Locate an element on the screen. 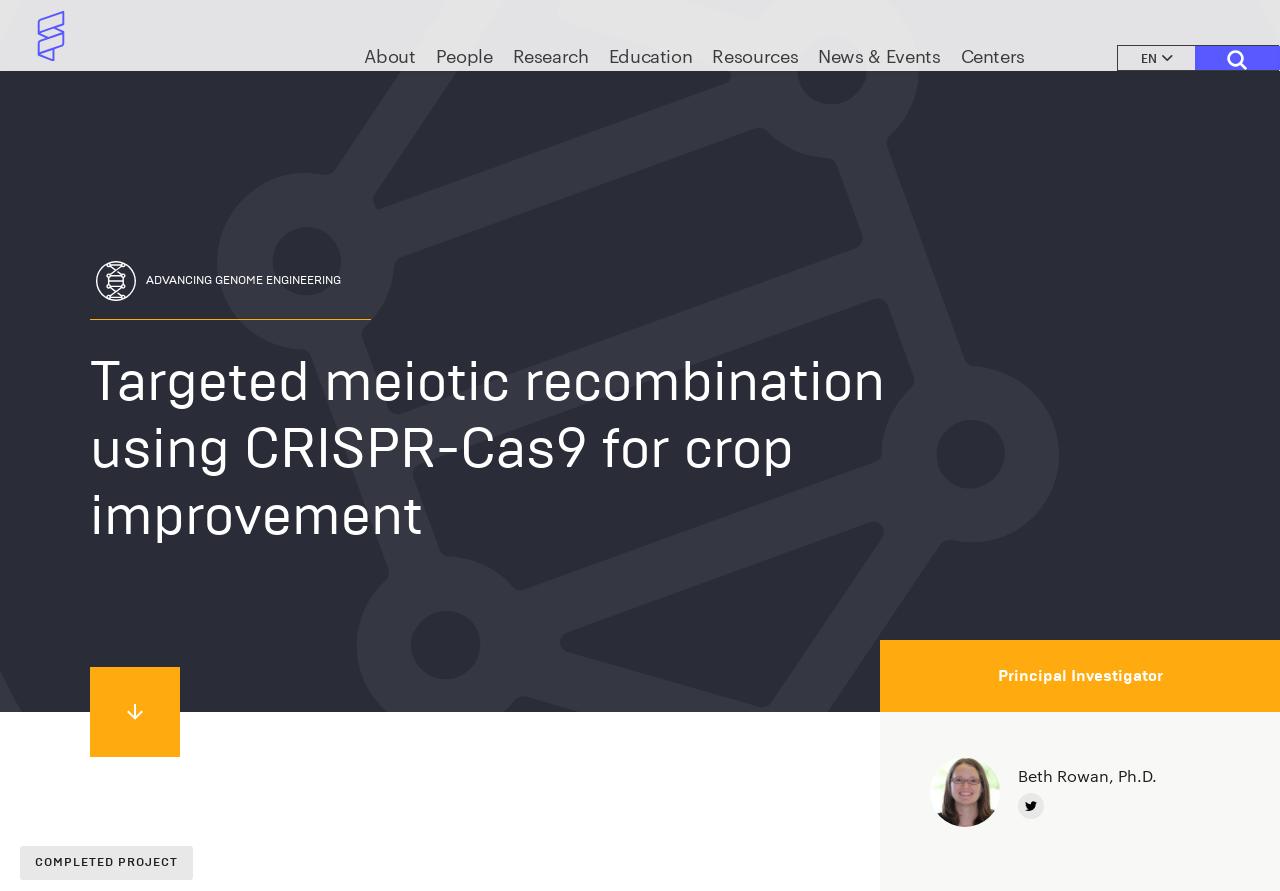  'Centers' is located at coordinates (992, 81).